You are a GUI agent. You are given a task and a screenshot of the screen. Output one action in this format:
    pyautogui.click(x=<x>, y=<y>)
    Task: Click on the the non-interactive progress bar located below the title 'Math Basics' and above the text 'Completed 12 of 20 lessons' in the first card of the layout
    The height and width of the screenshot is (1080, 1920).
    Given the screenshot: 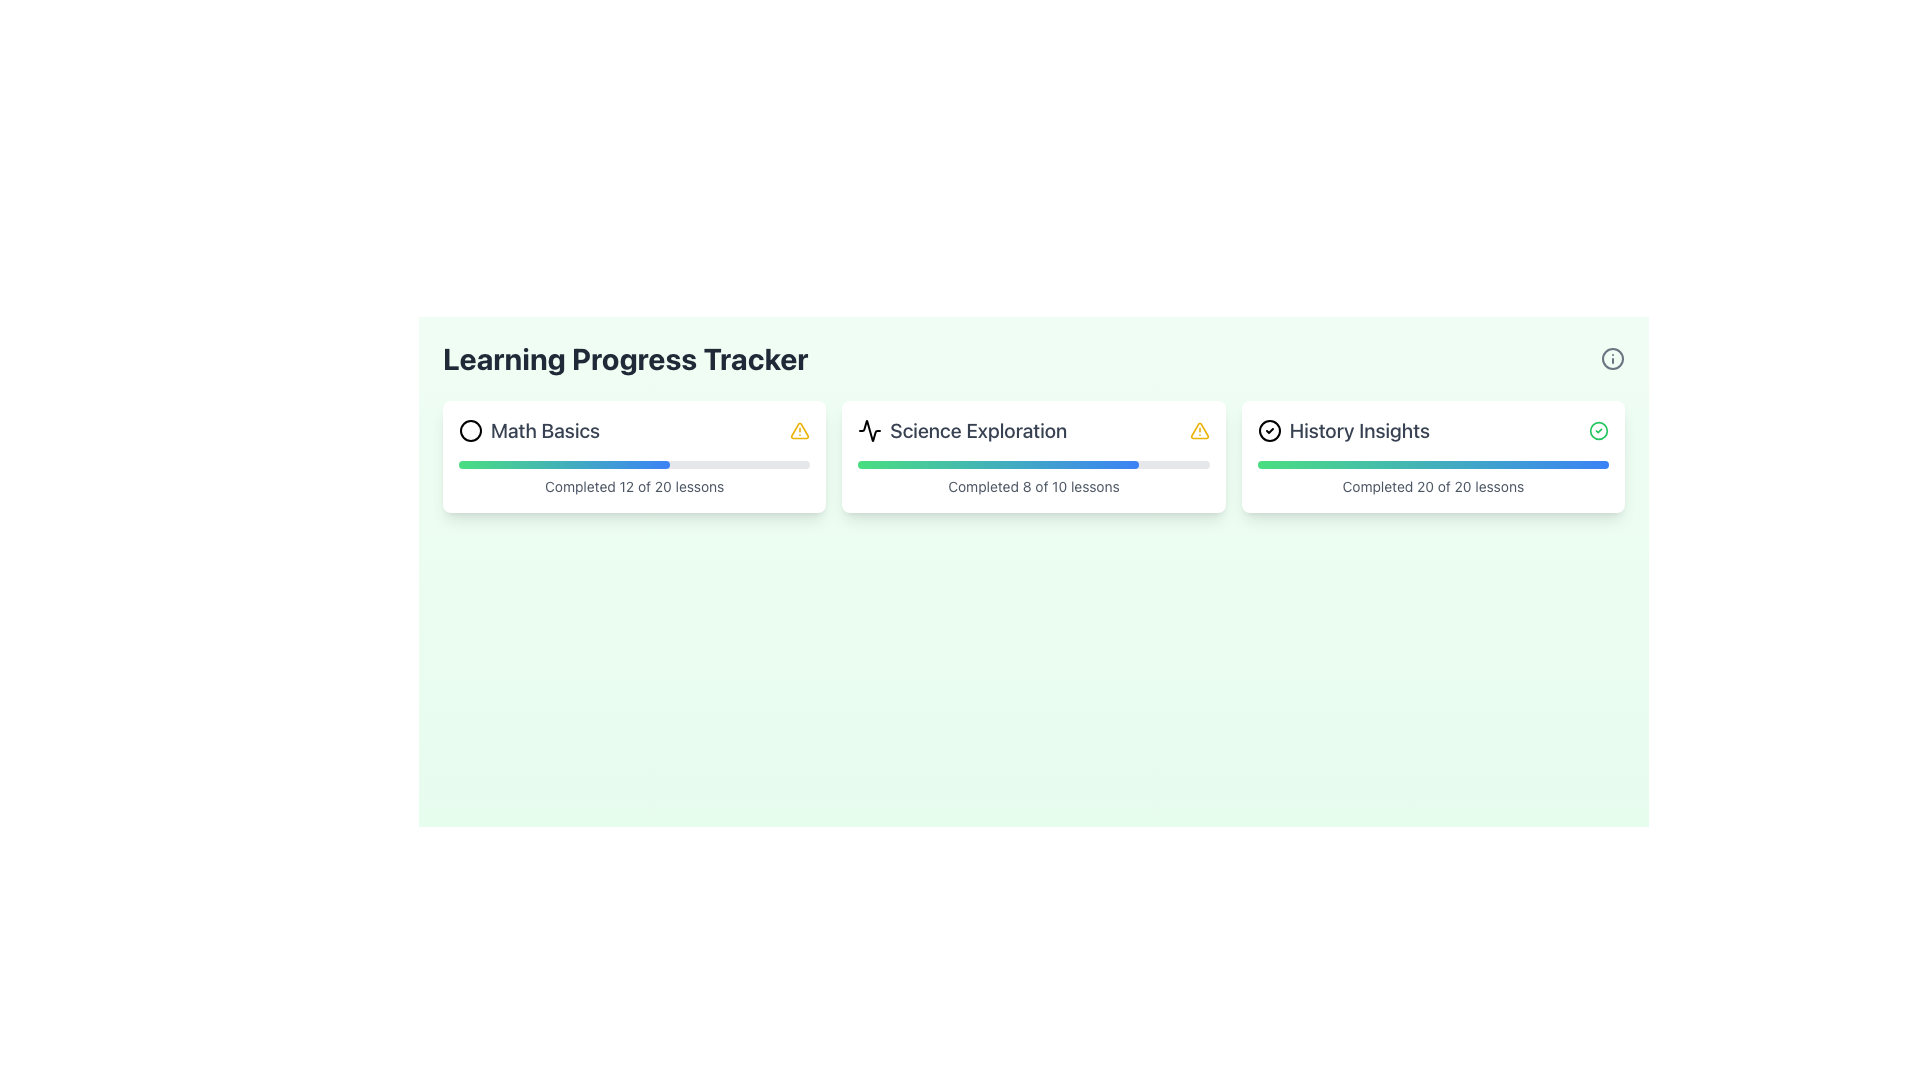 What is the action you would take?
    pyautogui.click(x=633, y=465)
    